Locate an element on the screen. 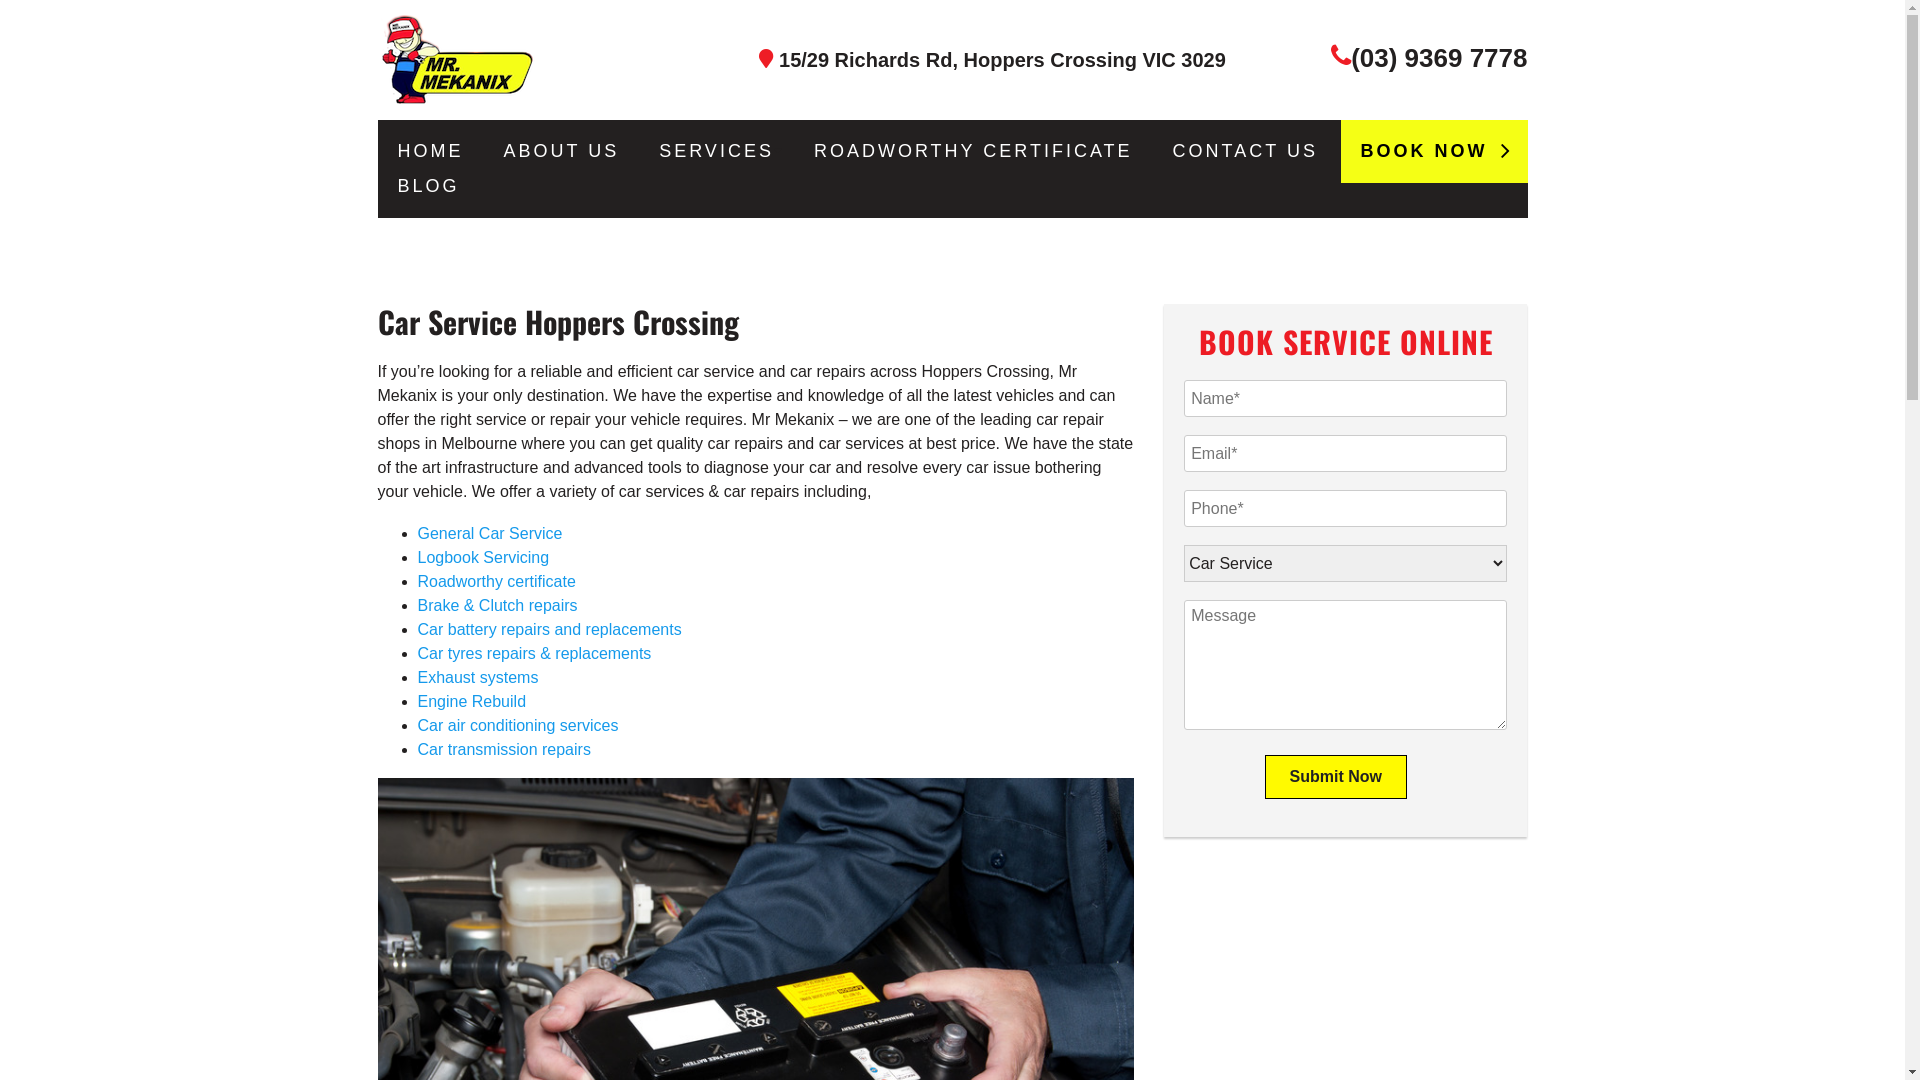  'CONTACT US' is located at coordinates (1244, 150).